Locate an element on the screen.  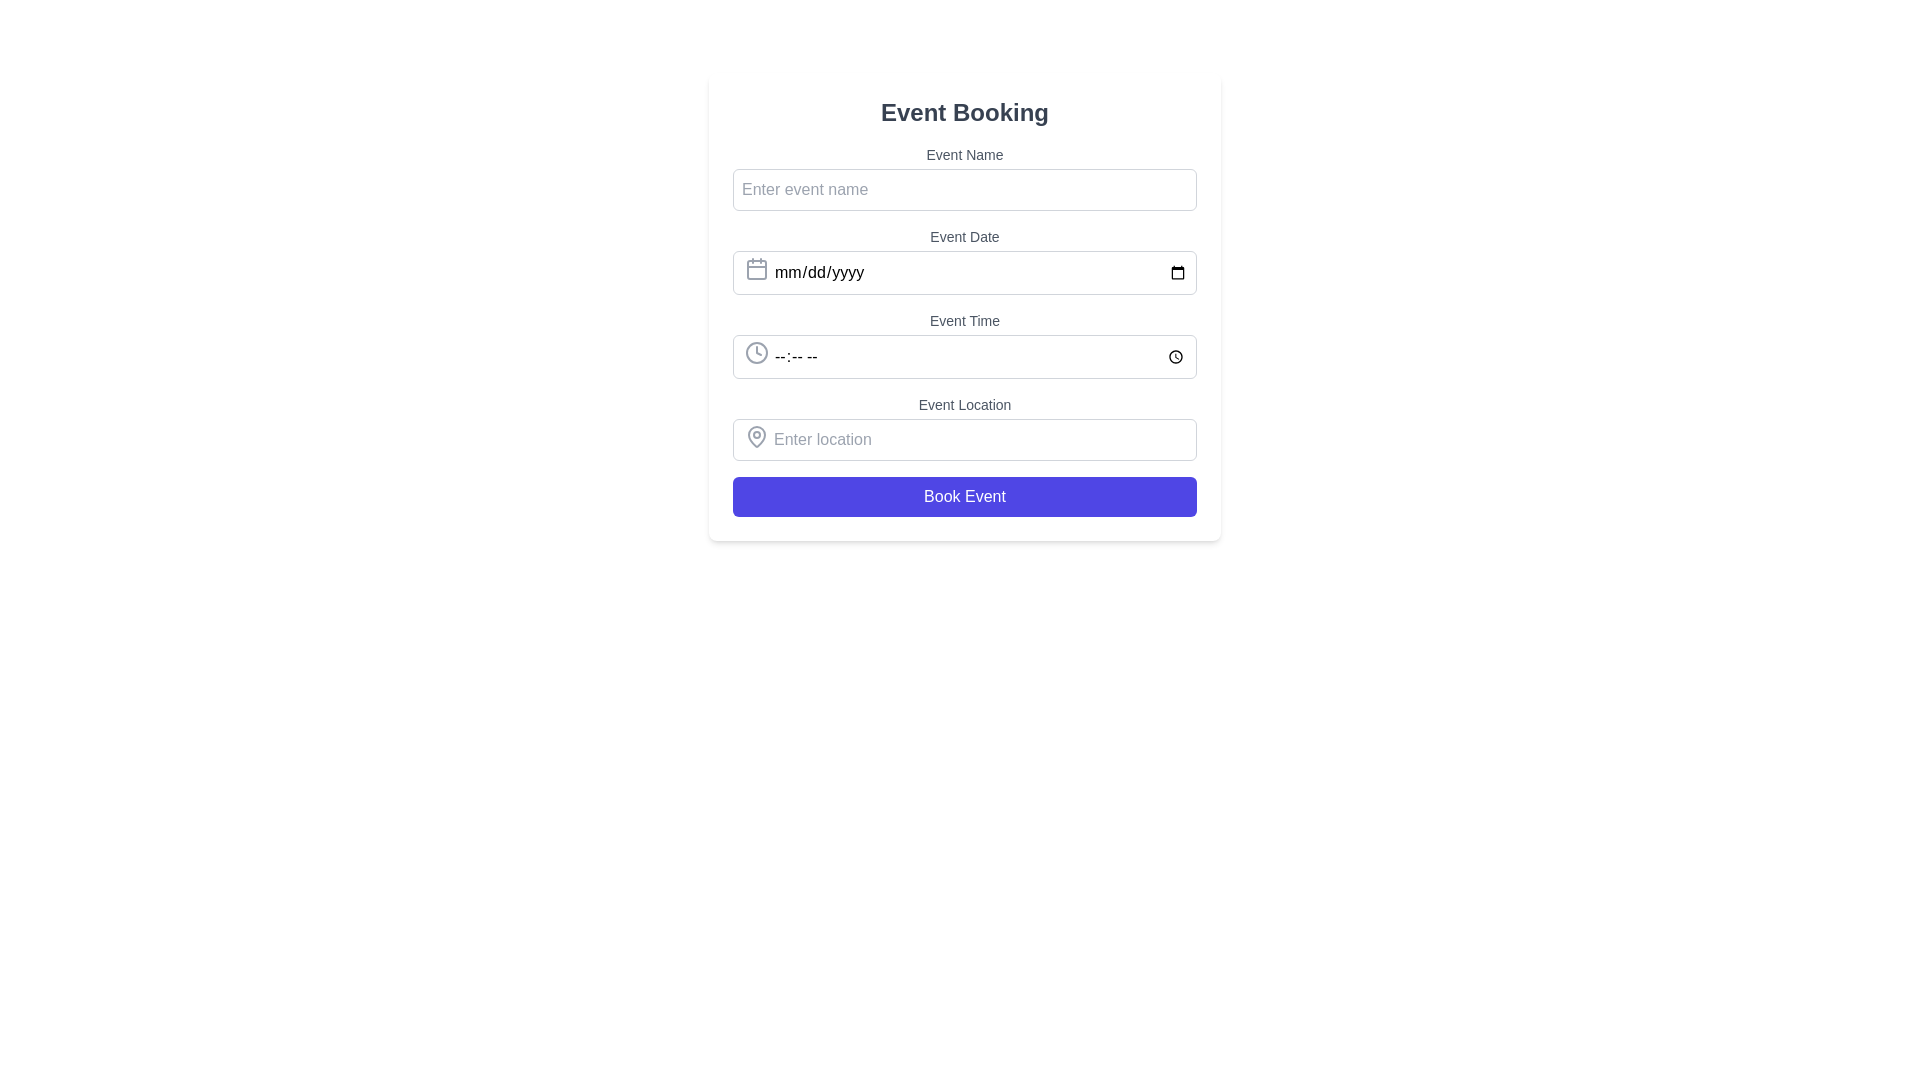
the date selection icon located inside the 'Event Date' input field, positioned to the far left of the text box near the placeholder text 'mm/dd/yyyy' is located at coordinates (756, 268).